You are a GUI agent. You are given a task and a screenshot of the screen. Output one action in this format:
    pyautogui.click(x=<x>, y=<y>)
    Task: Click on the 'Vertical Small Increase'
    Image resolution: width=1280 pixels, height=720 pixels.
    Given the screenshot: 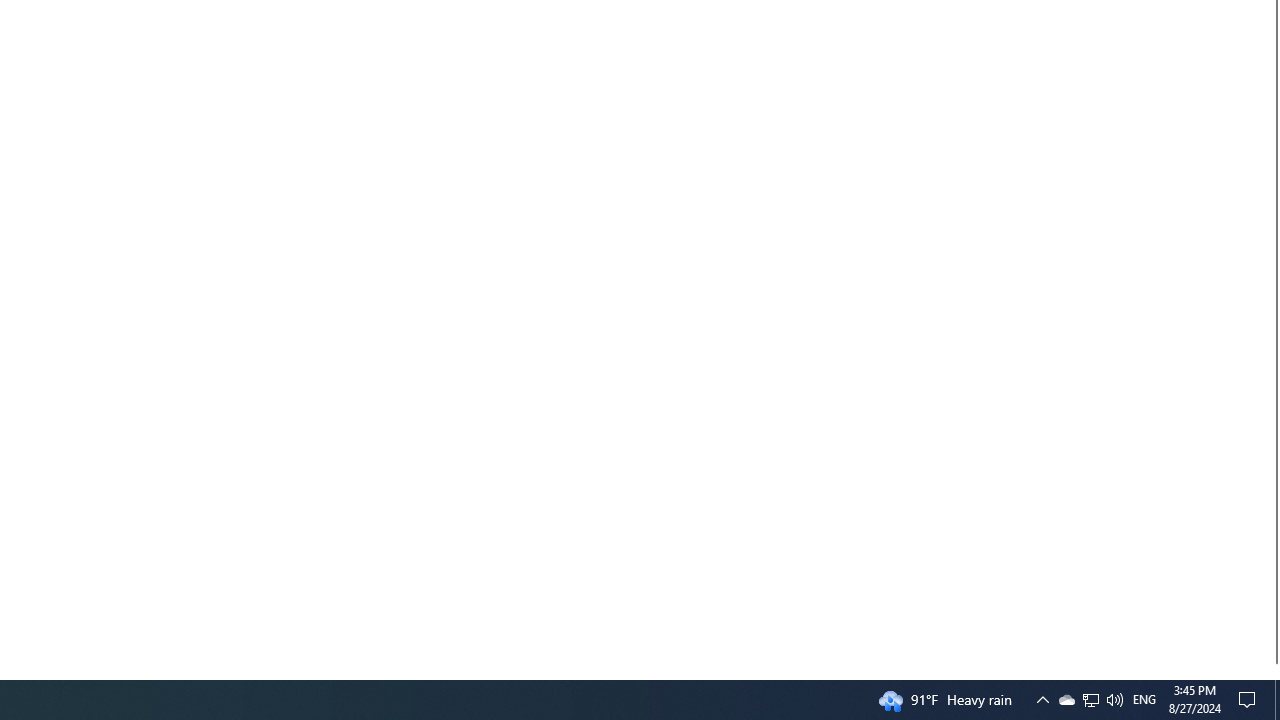 What is the action you would take?
    pyautogui.click(x=1271, y=671)
    